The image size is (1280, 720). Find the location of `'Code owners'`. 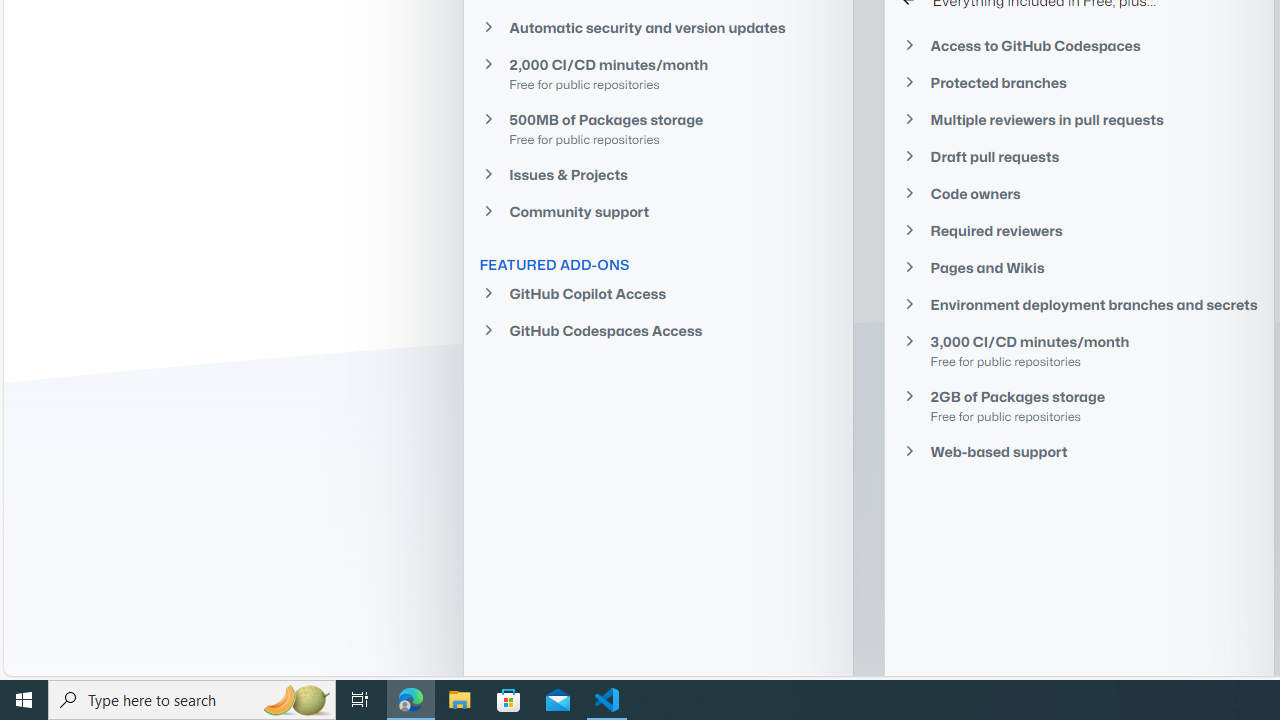

'Code owners' is located at coordinates (1078, 194).